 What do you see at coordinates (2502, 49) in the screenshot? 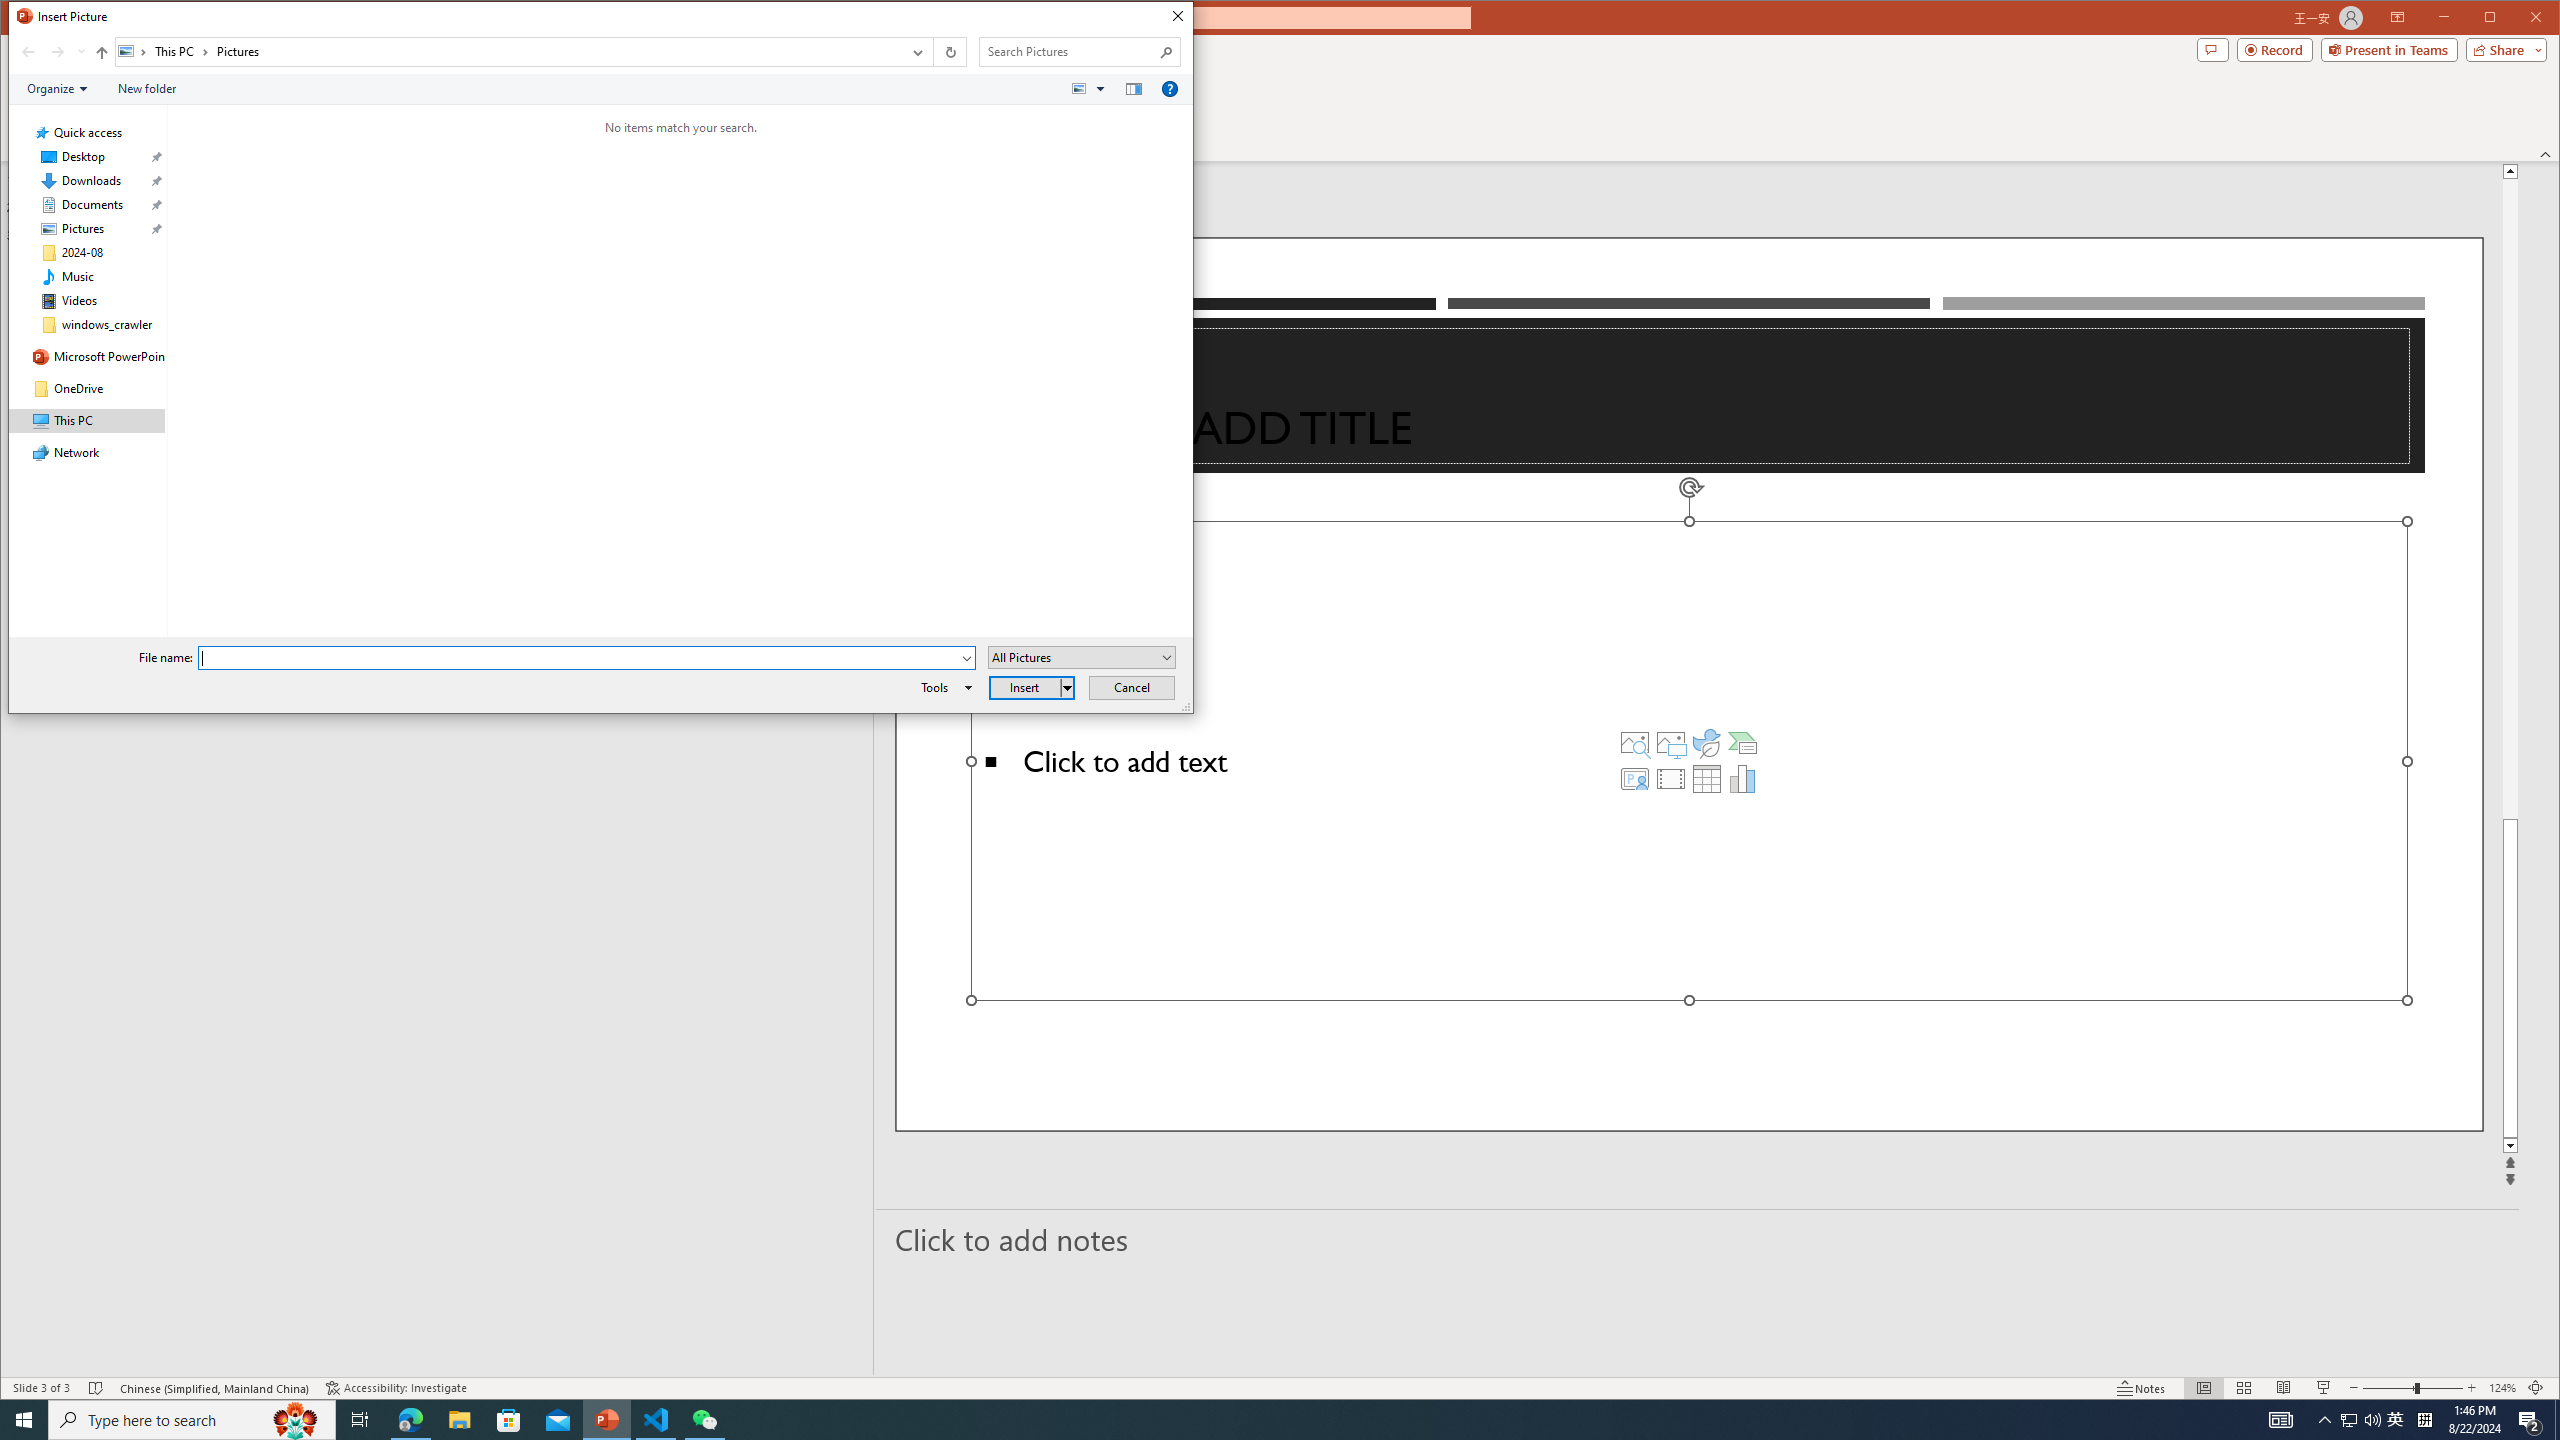
I see `'Share'` at bounding box center [2502, 49].